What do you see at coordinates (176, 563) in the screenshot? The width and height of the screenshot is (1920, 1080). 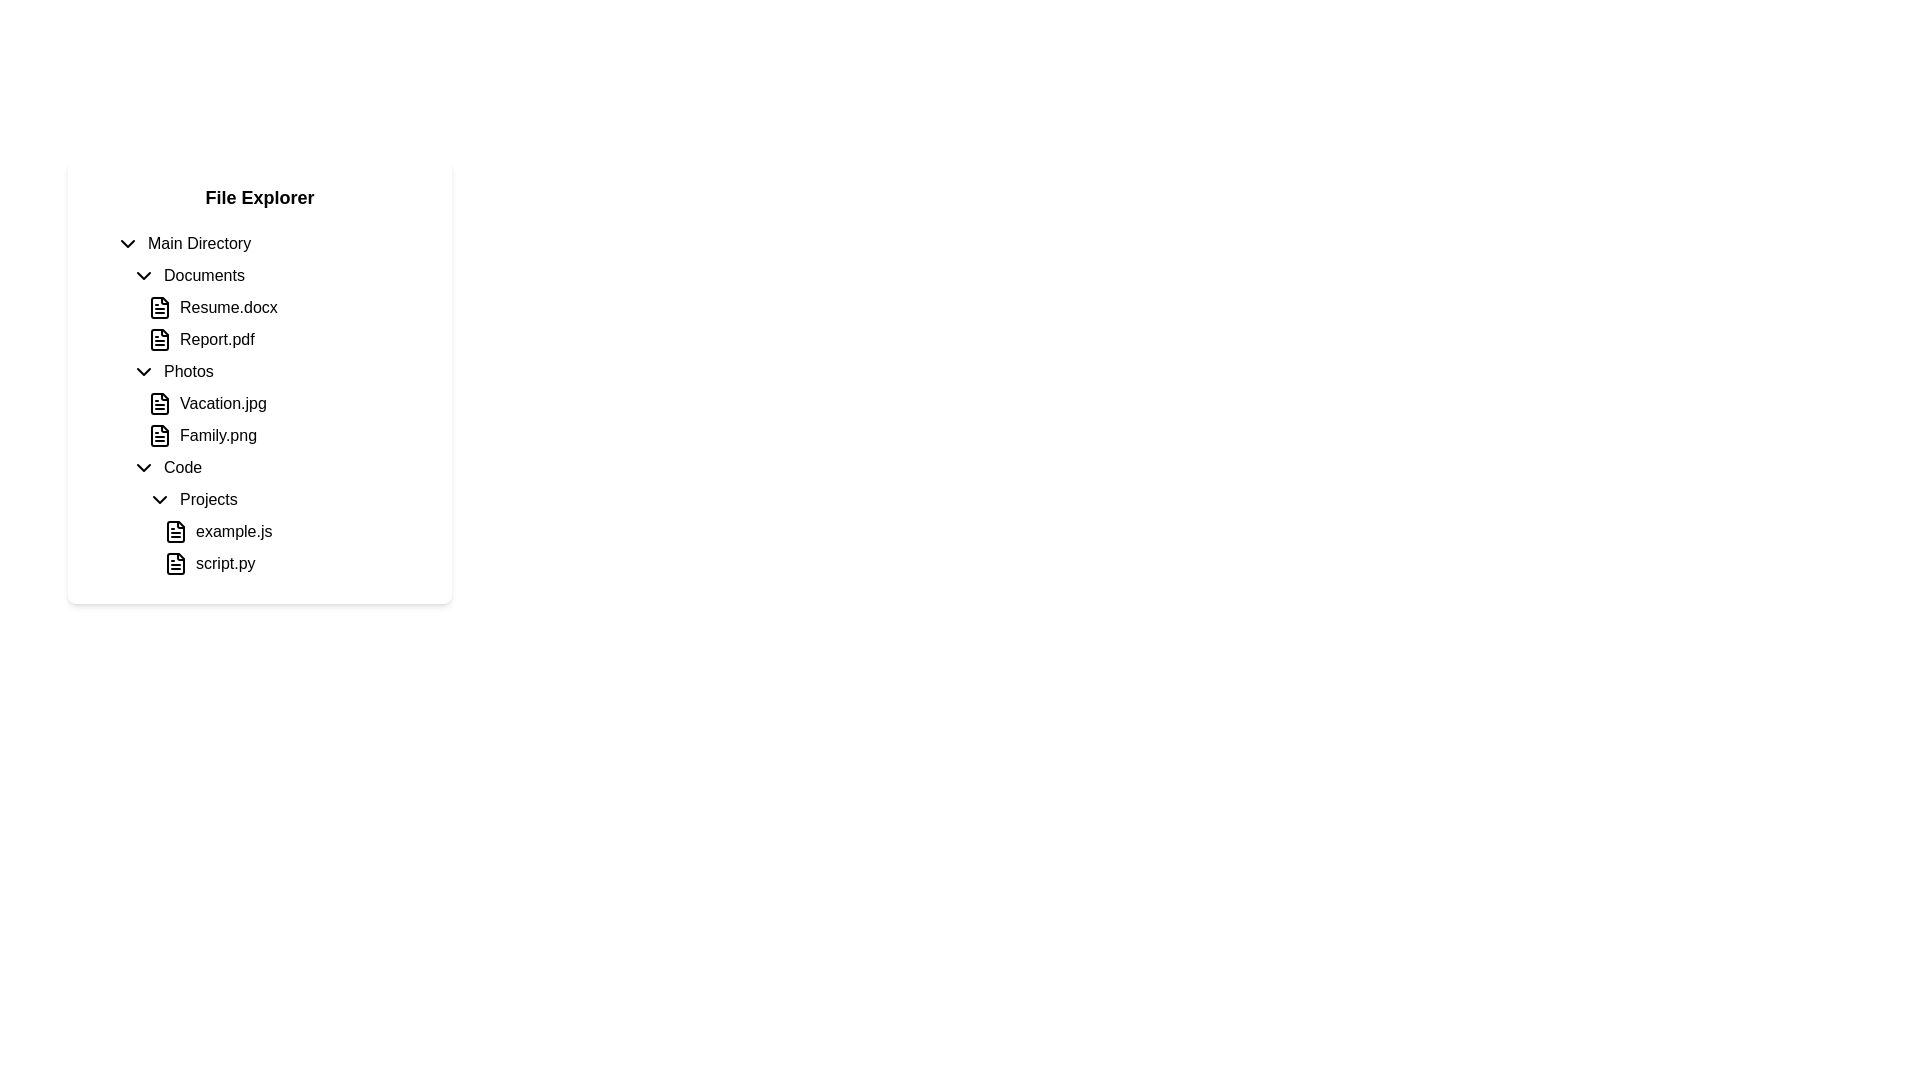 I see `the file icon representing 'script.py' located in the 'Projects' section of the file explorer under the 'Code' directory` at bounding box center [176, 563].